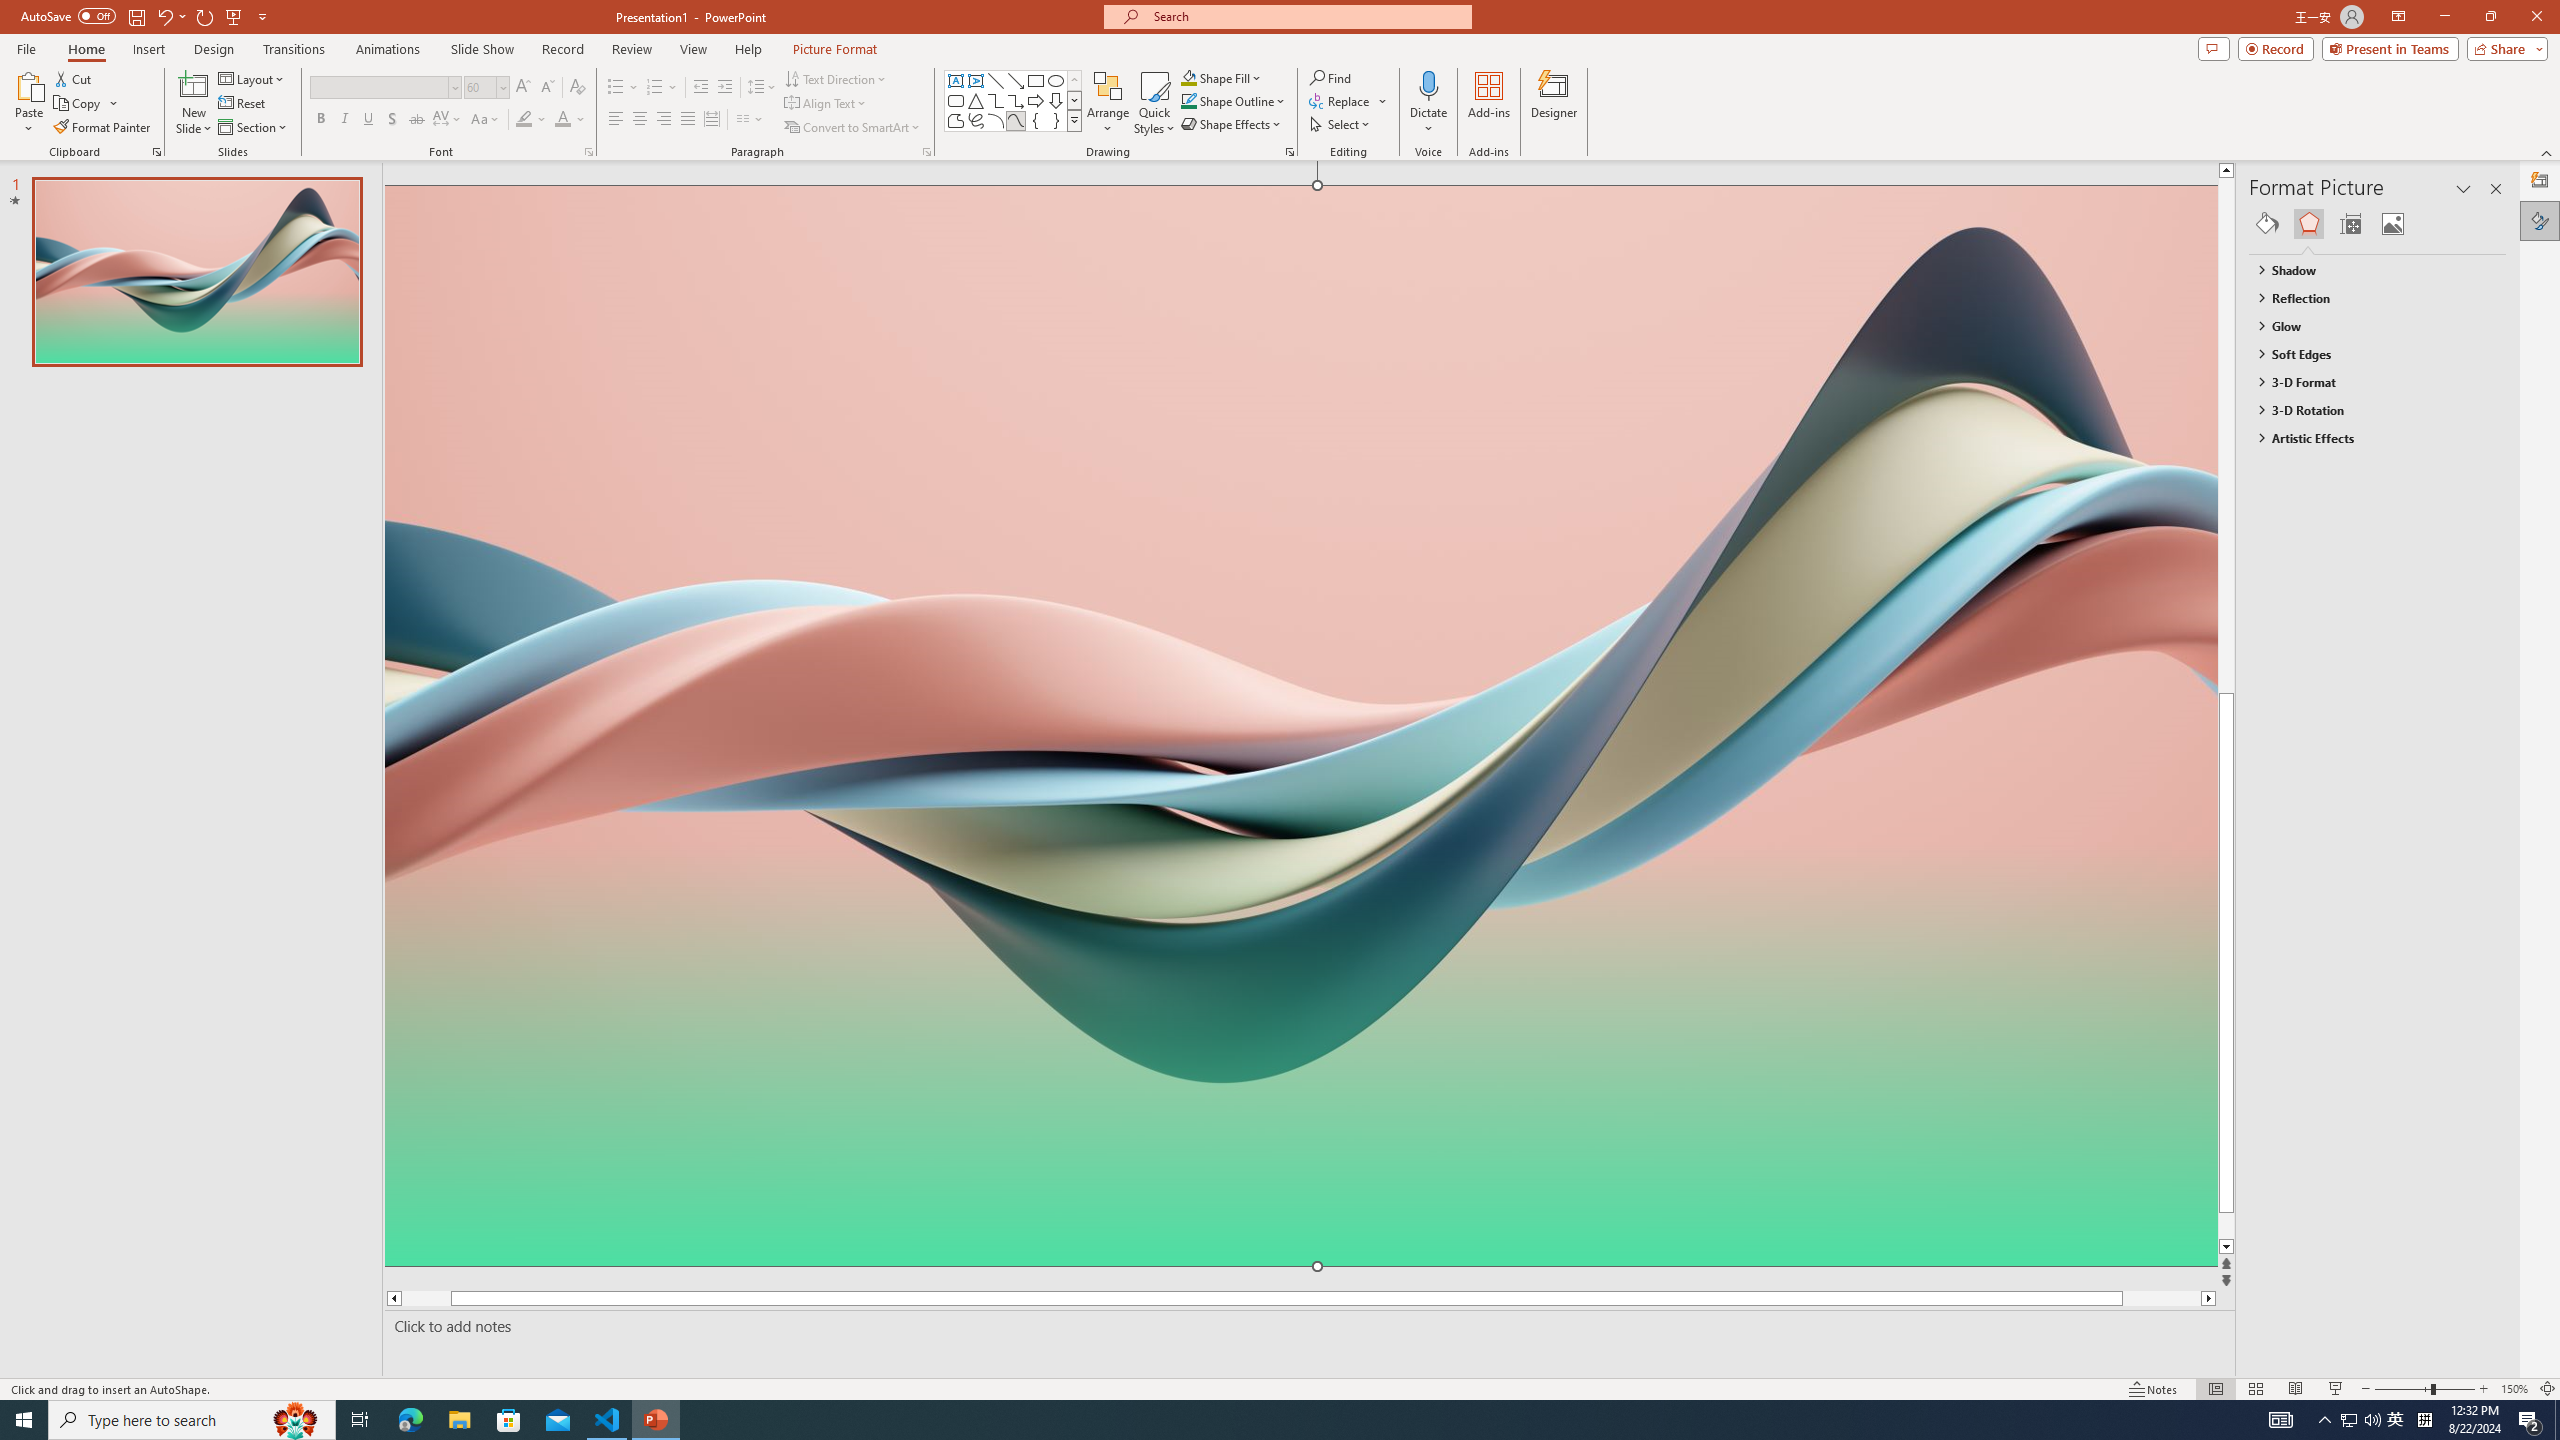 The width and height of the screenshot is (2560, 1440). I want to click on 'Fill & Line', so click(2266, 222).